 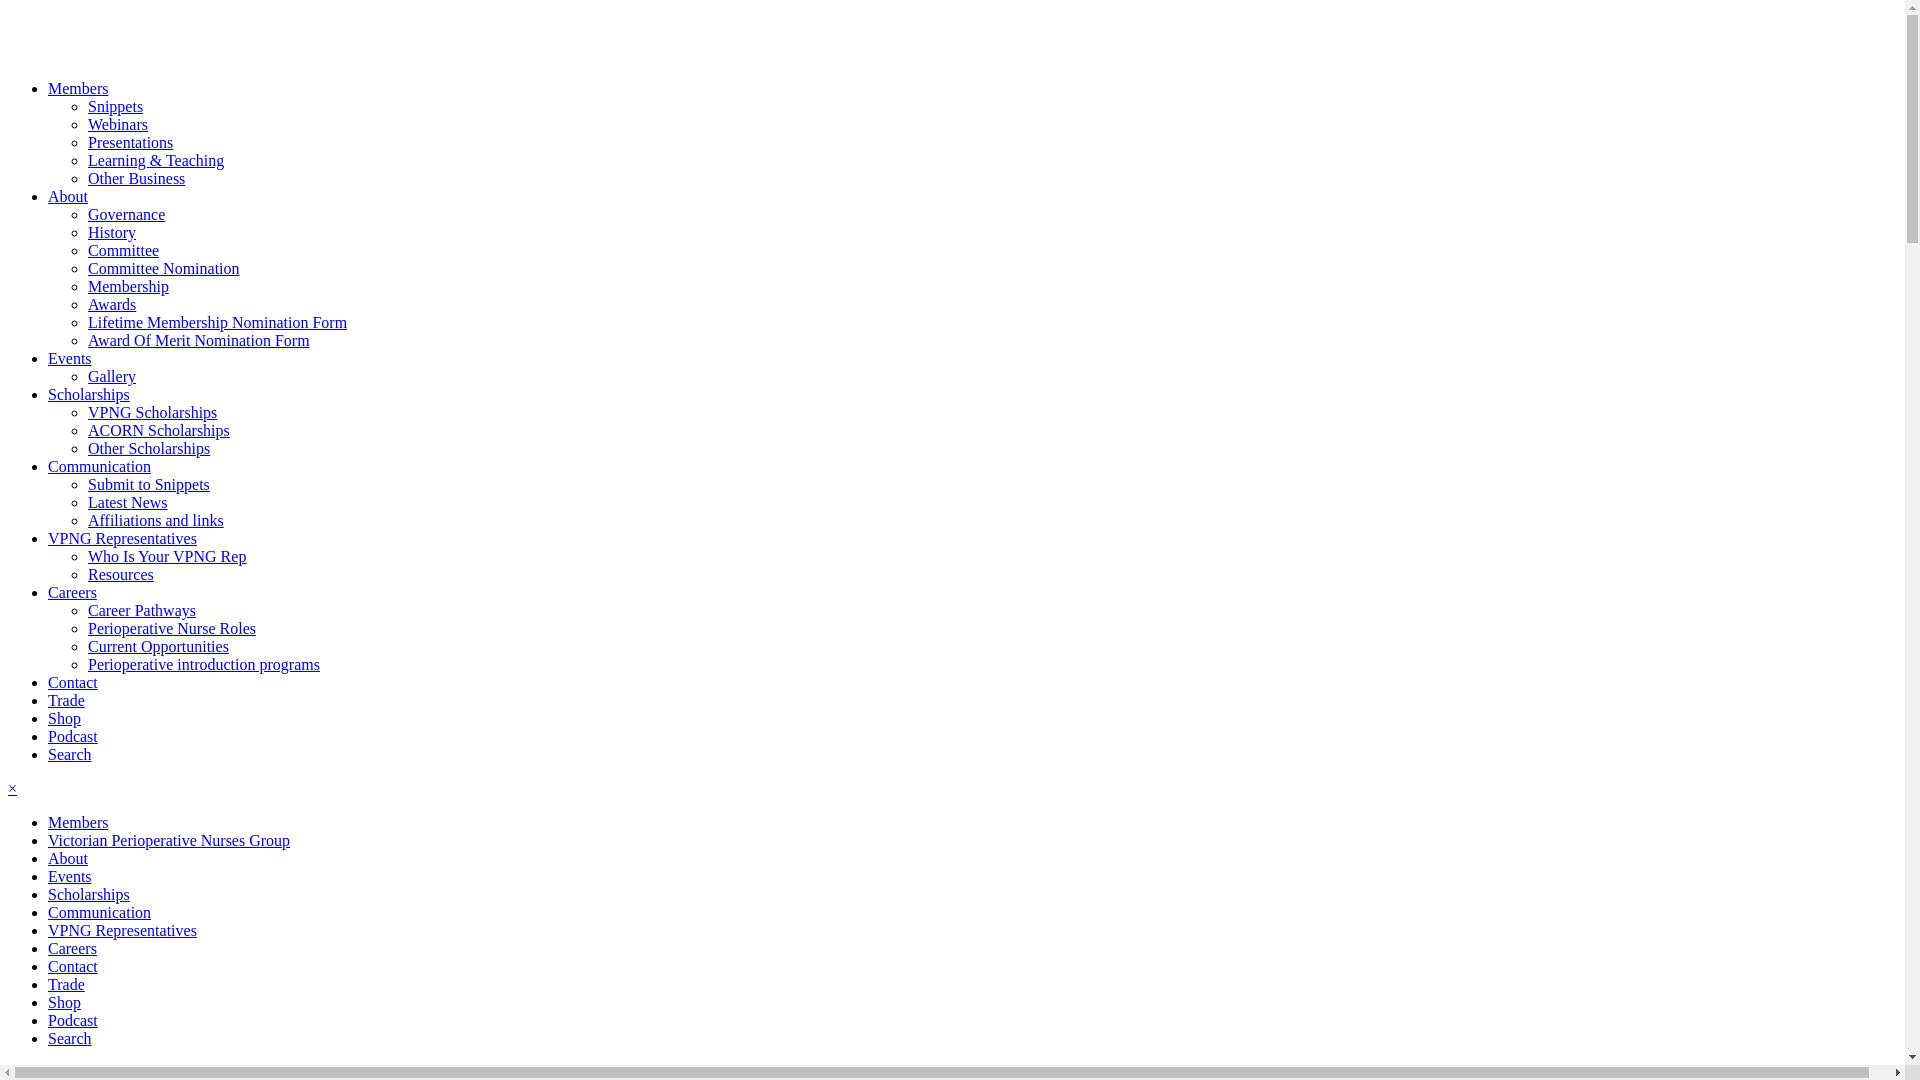 What do you see at coordinates (157, 429) in the screenshot?
I see `'ACORN Scholarships'` at bounding box center [157, 429].